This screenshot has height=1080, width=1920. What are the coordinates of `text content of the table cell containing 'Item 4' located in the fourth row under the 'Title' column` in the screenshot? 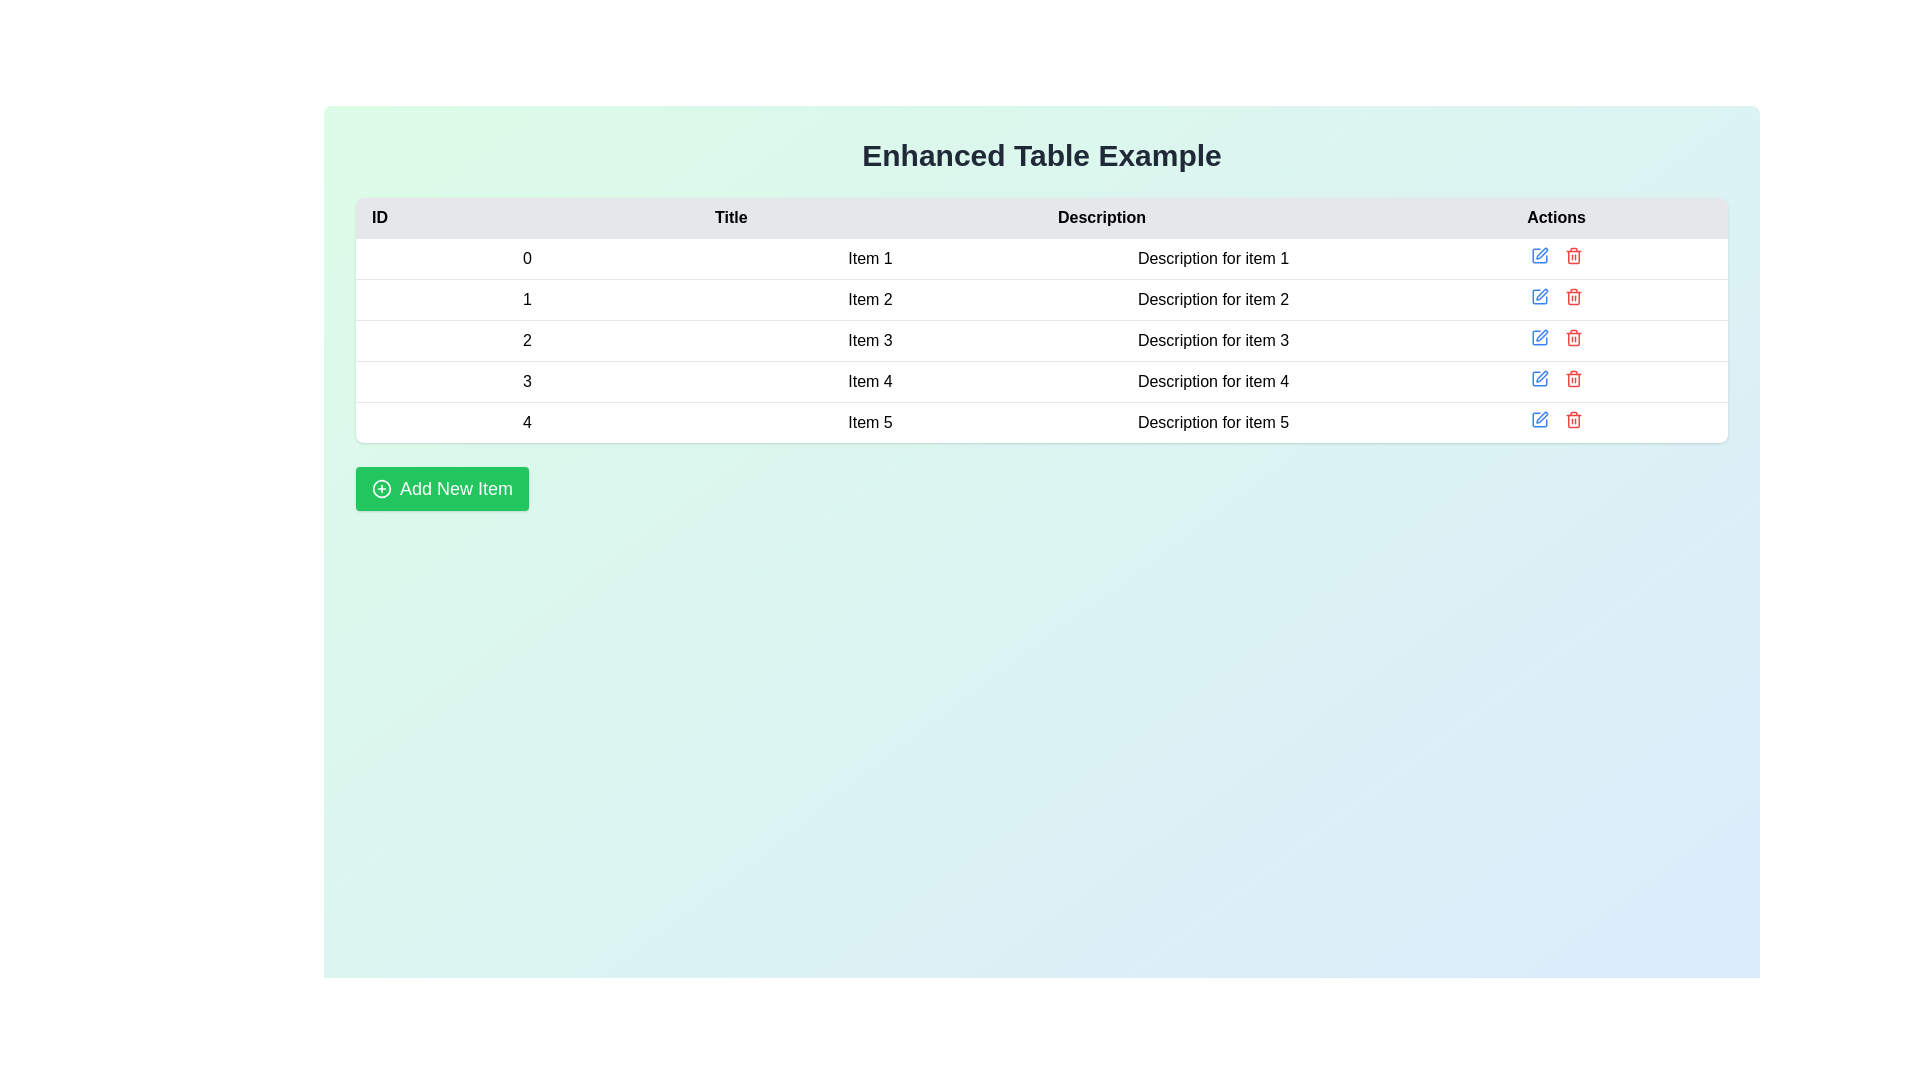 It's located at (870, 381).